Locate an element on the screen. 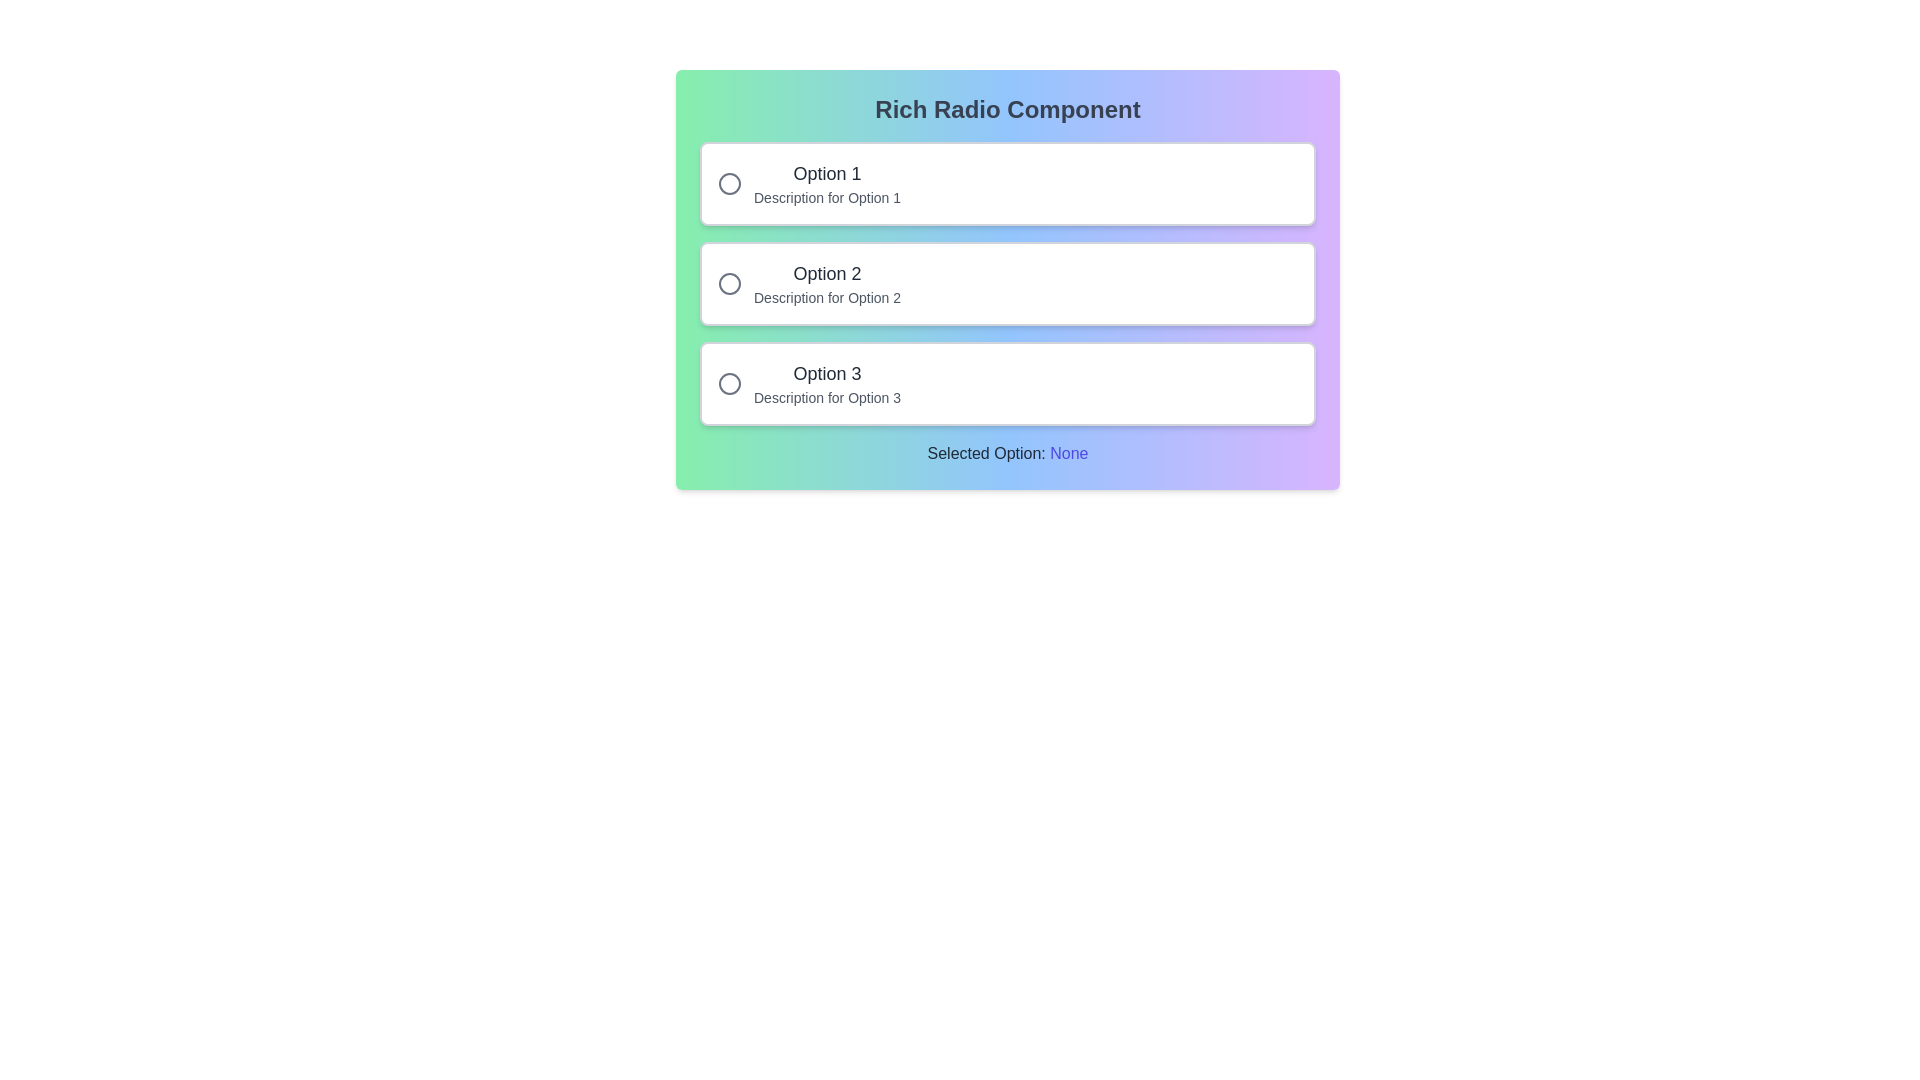 Image resolution: width=1920 pixels, height=1080 pixels. the text label reading 'Description for Option 3', which is styled in a smaller light gray font and positioned below the larger 'Option 3' label is located at coordinates (827, 397).